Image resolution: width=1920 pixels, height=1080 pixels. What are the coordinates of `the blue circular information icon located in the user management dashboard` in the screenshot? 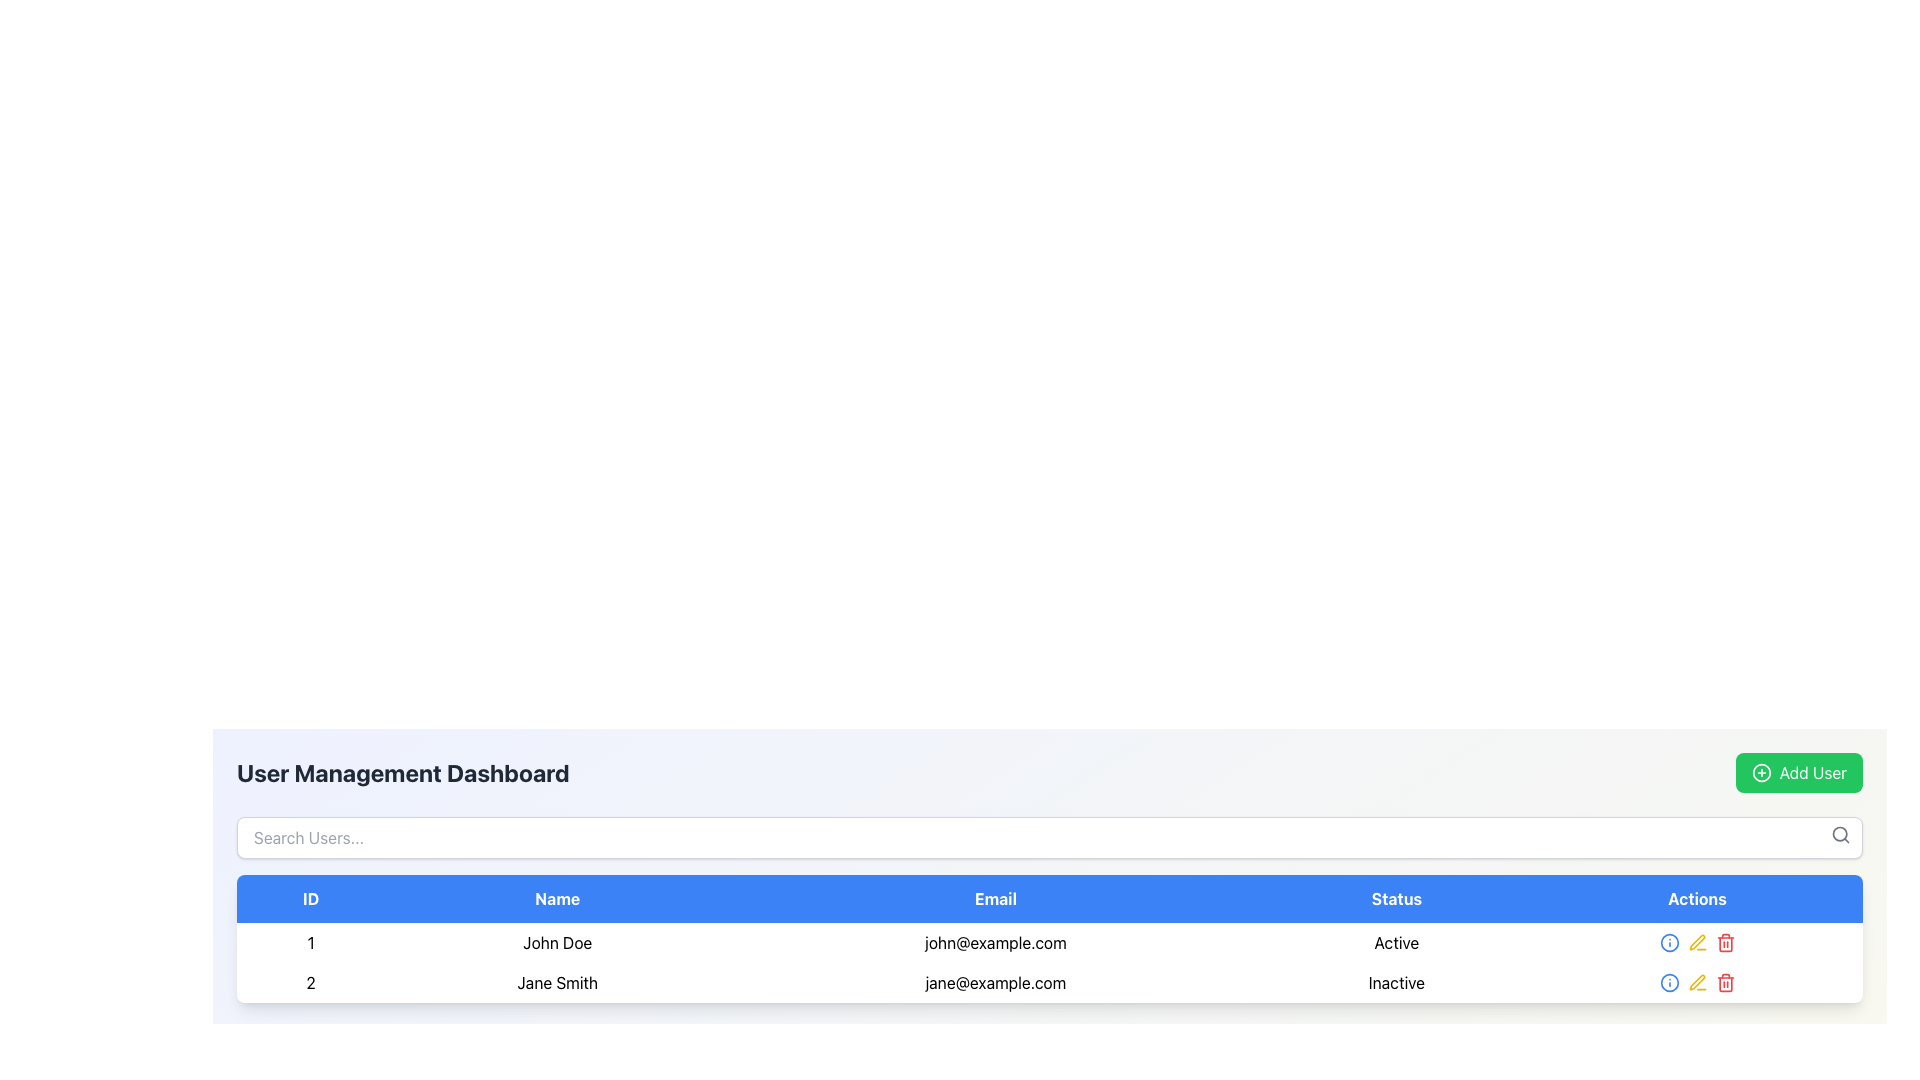 It's located at (1669, 982).